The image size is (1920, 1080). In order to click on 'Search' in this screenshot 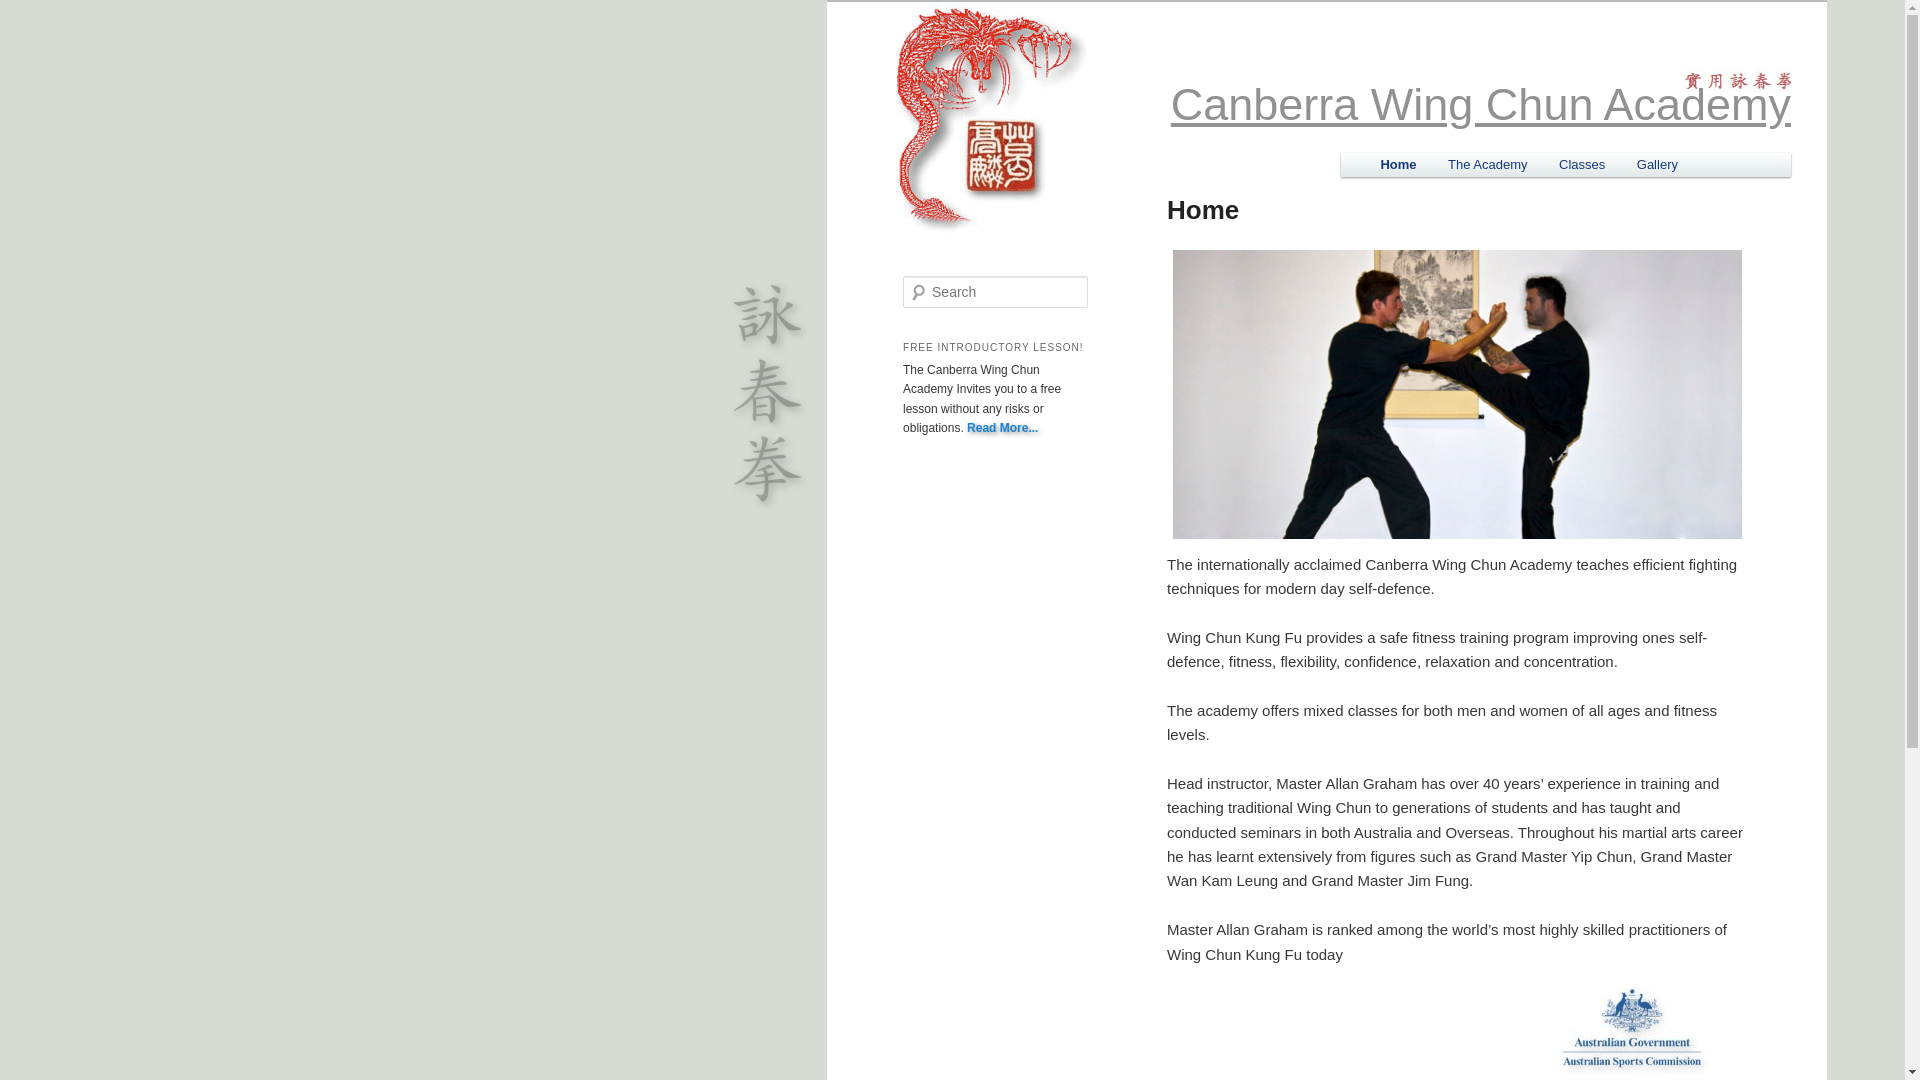, I will do `click(27, 14)`.